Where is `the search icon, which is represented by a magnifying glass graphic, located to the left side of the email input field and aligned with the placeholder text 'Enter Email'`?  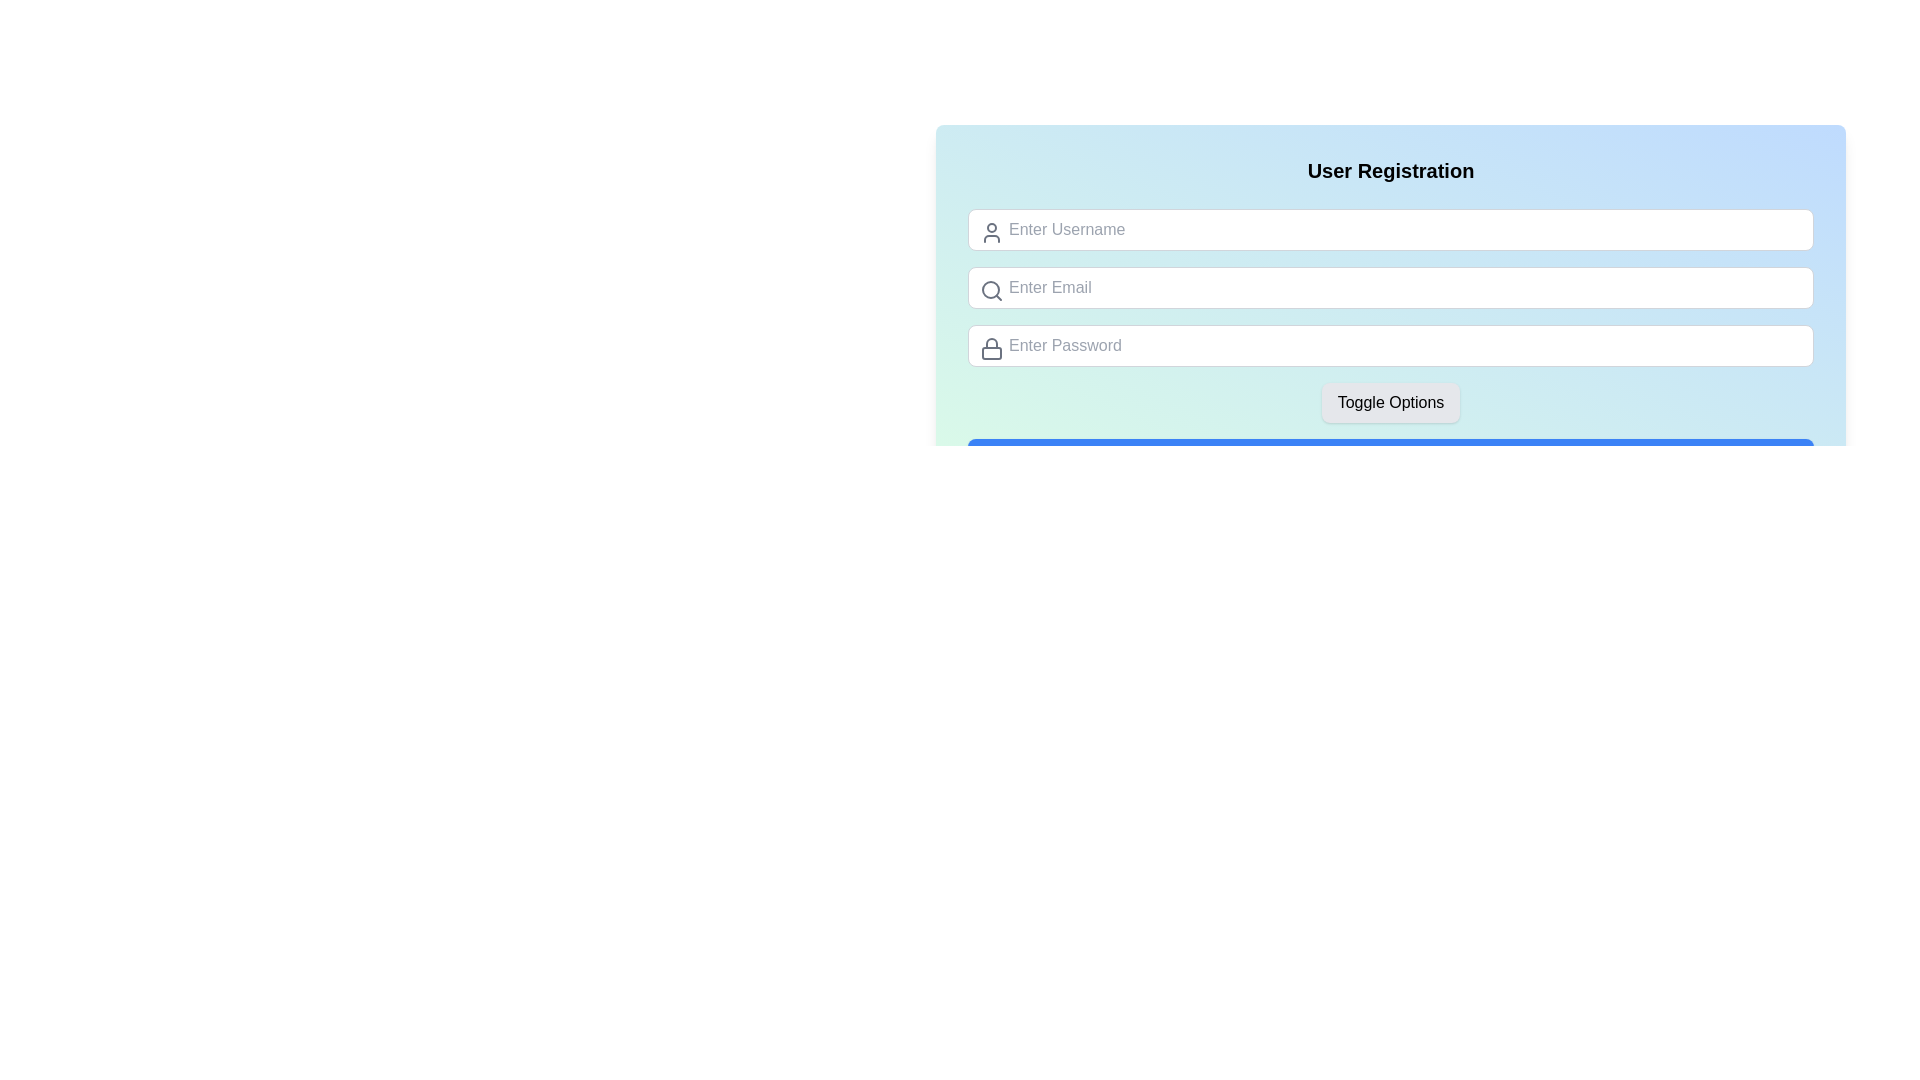 the search icon, which is represented by a magnifying glass graphic, located to the left side of the email input field and aligned with the placeholder text 'Enter Email' is located at coordinates (992, 290).